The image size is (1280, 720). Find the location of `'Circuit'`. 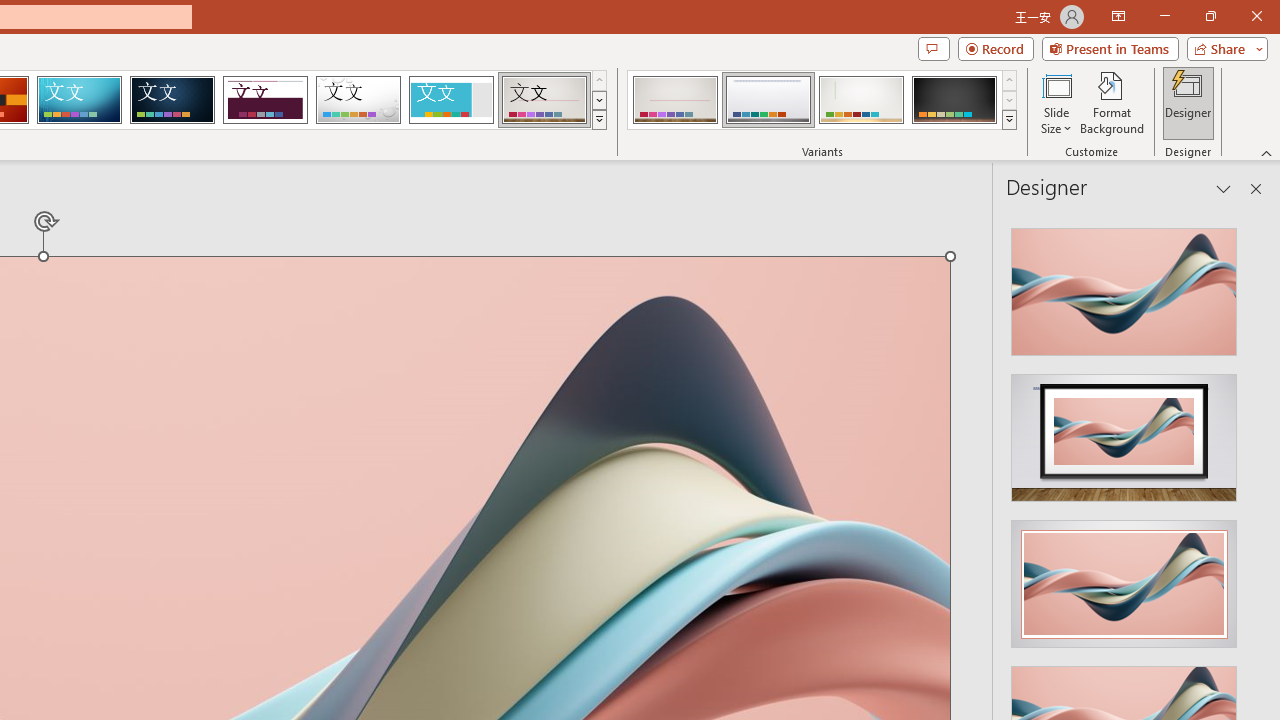

'Circuit' is located at coordinates (79, 100).